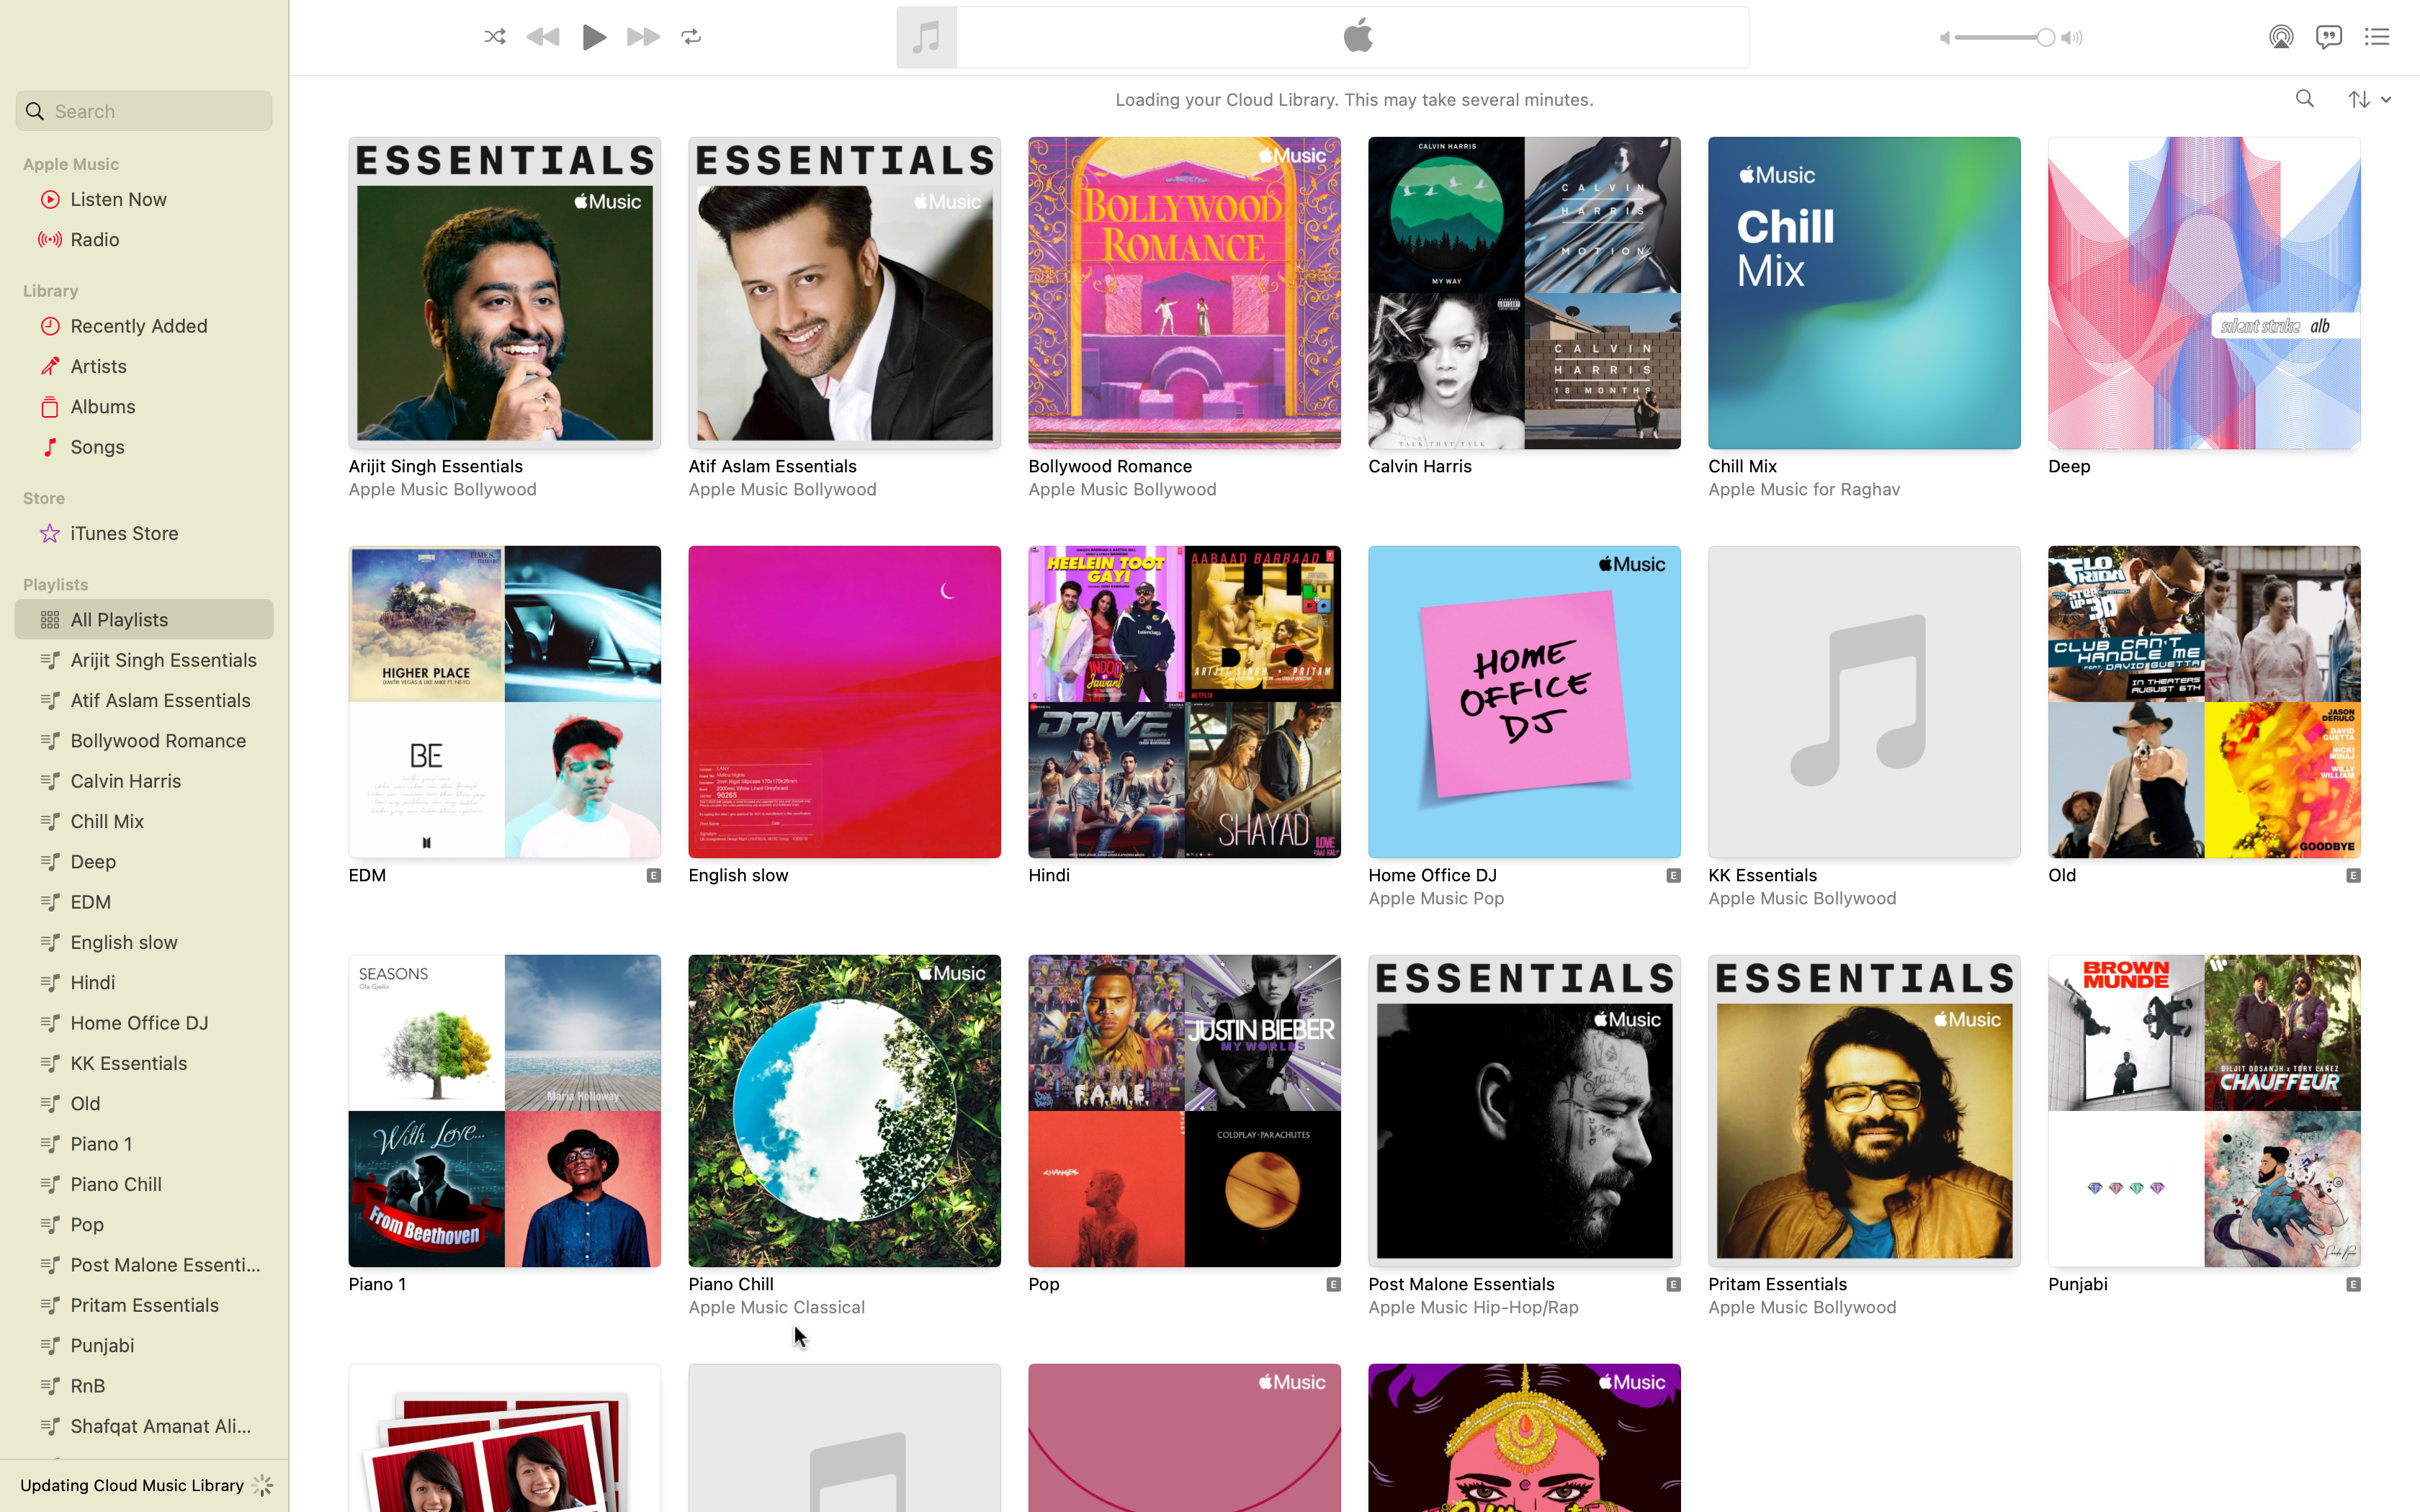 This screenshot has height=1512, width=2420. Describe the element at coordinates (2305, 99) in the screenshot. I see `Search for songs by "Calvin Harris` at that location.